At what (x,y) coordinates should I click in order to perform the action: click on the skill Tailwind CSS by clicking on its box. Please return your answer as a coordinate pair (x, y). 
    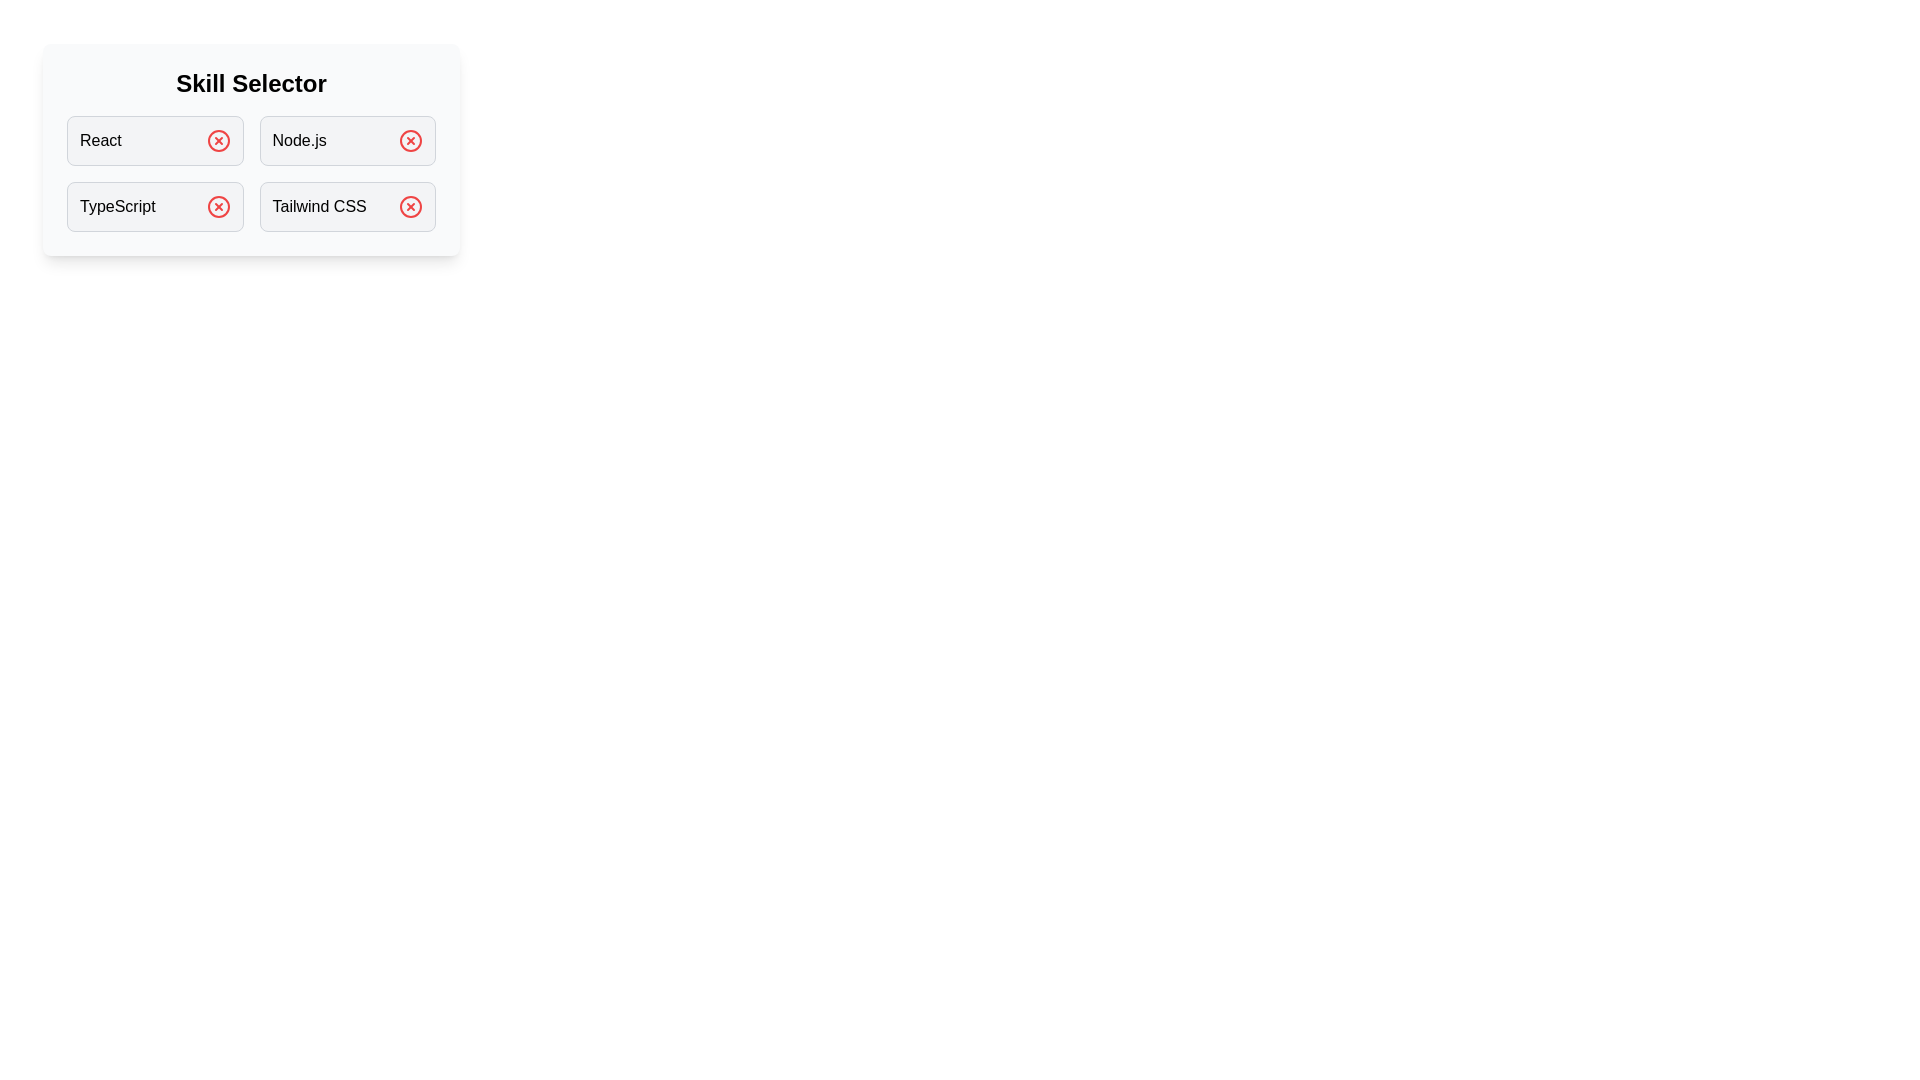
    Looking at the image, I should click on (347, 207).